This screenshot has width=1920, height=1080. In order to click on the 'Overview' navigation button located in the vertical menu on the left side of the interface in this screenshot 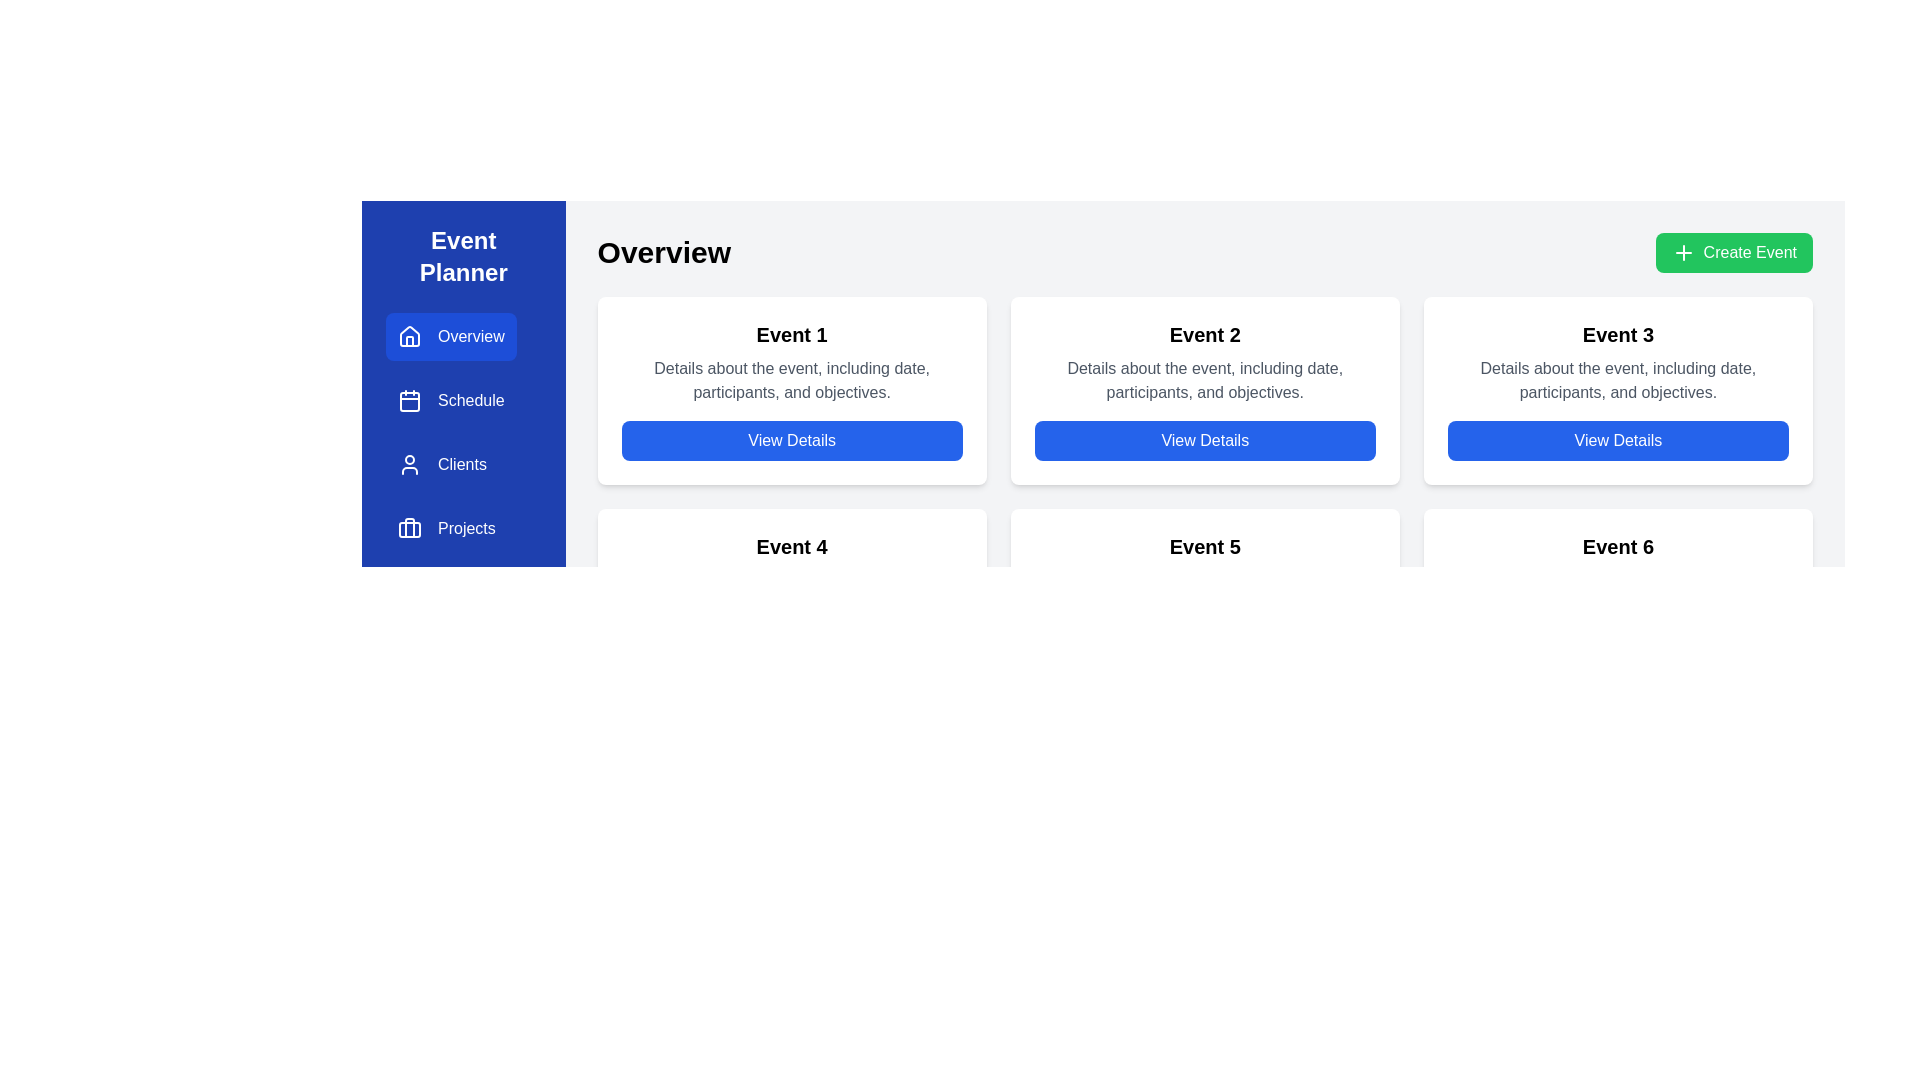, I will do `click(450, 335)`.